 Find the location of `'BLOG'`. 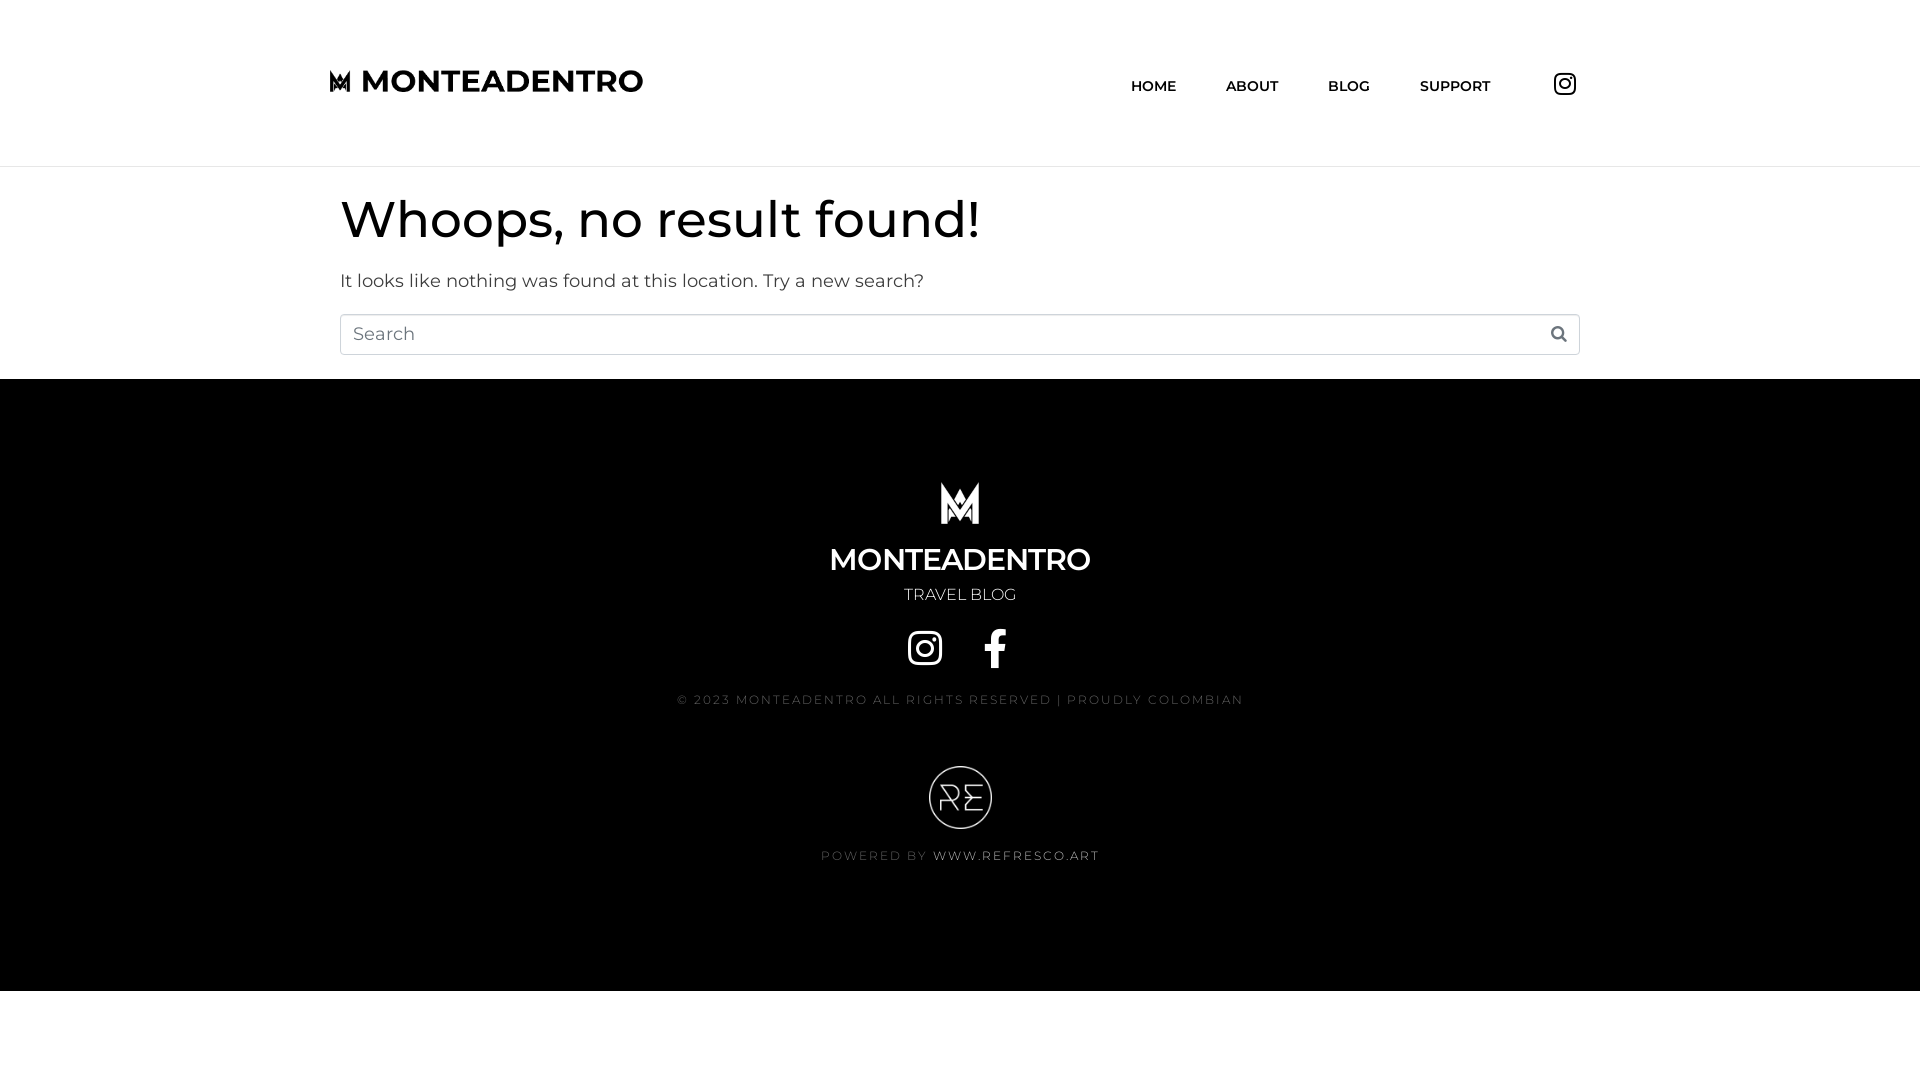

'BLOG' is located at coordinates (1348, 82).